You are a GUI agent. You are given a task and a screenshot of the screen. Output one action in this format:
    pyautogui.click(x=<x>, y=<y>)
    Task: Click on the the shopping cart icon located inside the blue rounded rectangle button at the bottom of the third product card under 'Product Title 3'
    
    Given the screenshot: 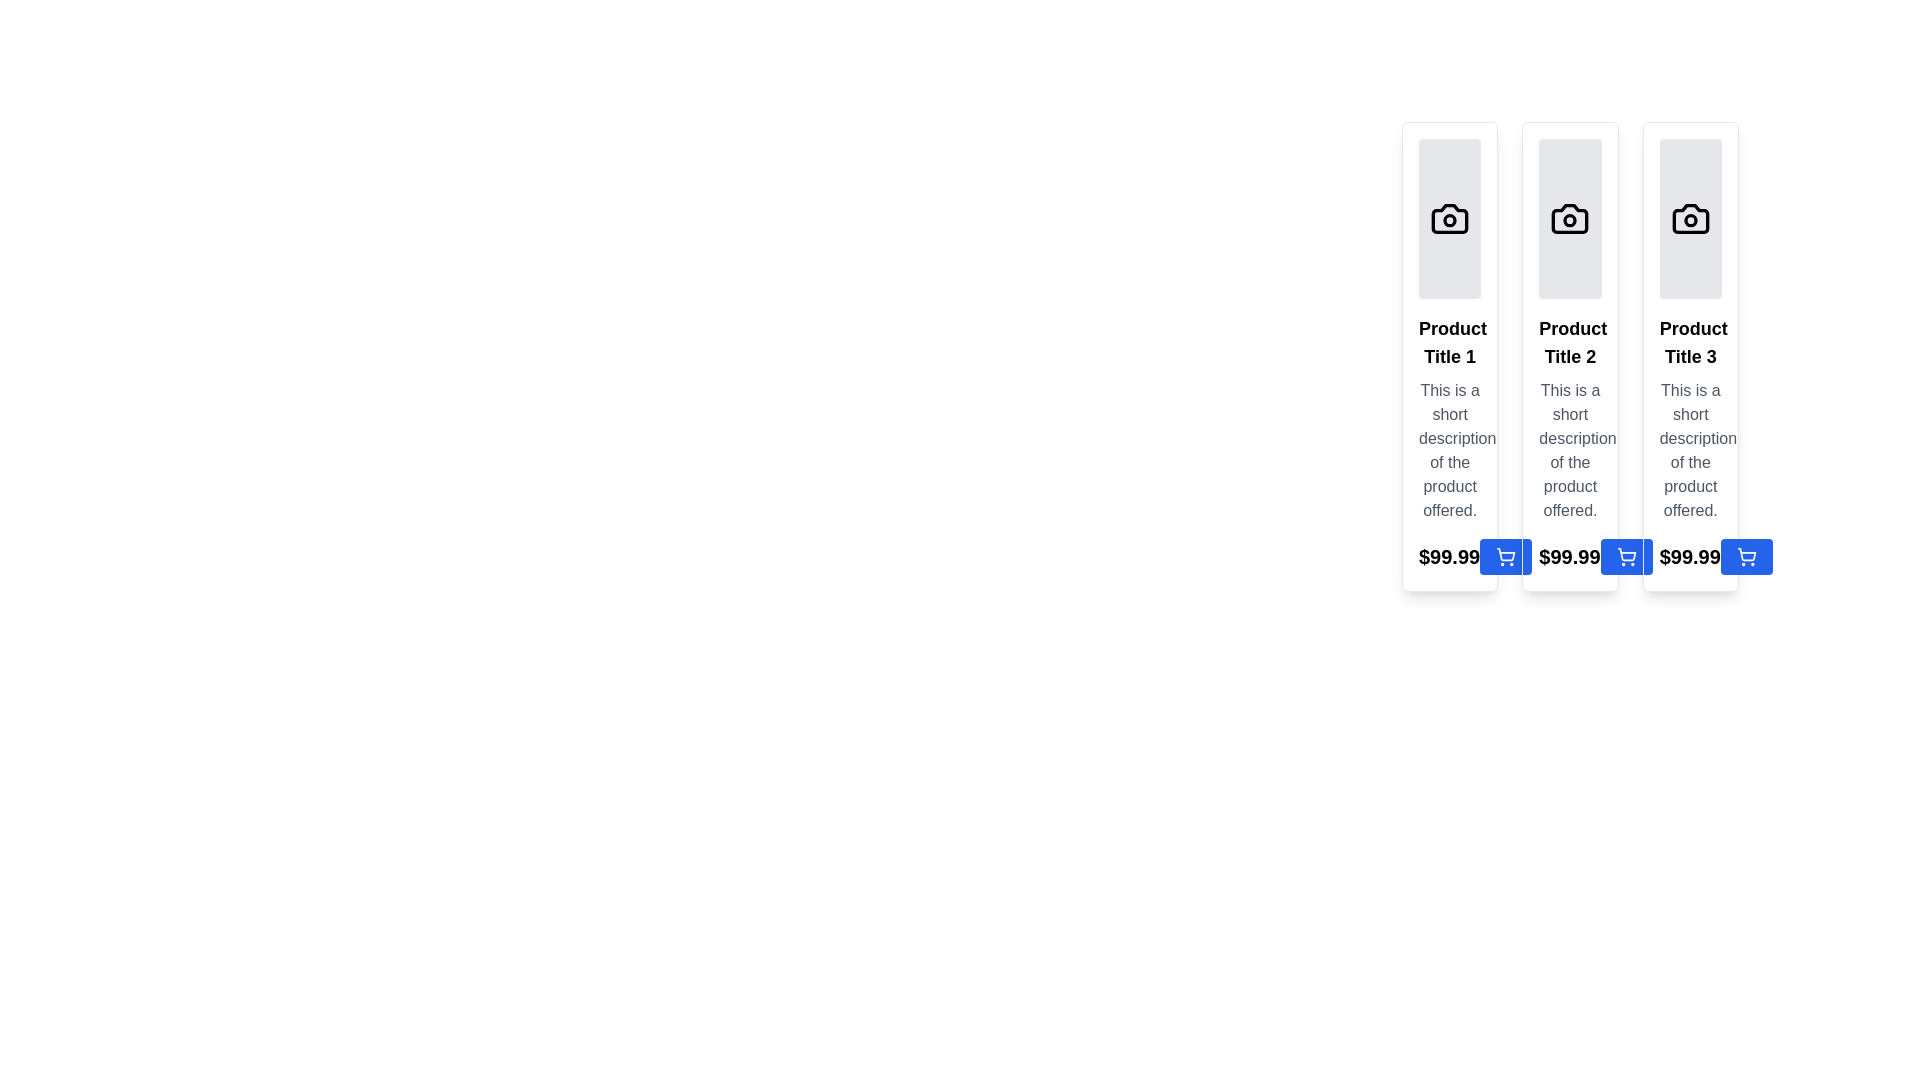 What is the action you would take?
    pyautogui.click(x=1745, y=556)
    